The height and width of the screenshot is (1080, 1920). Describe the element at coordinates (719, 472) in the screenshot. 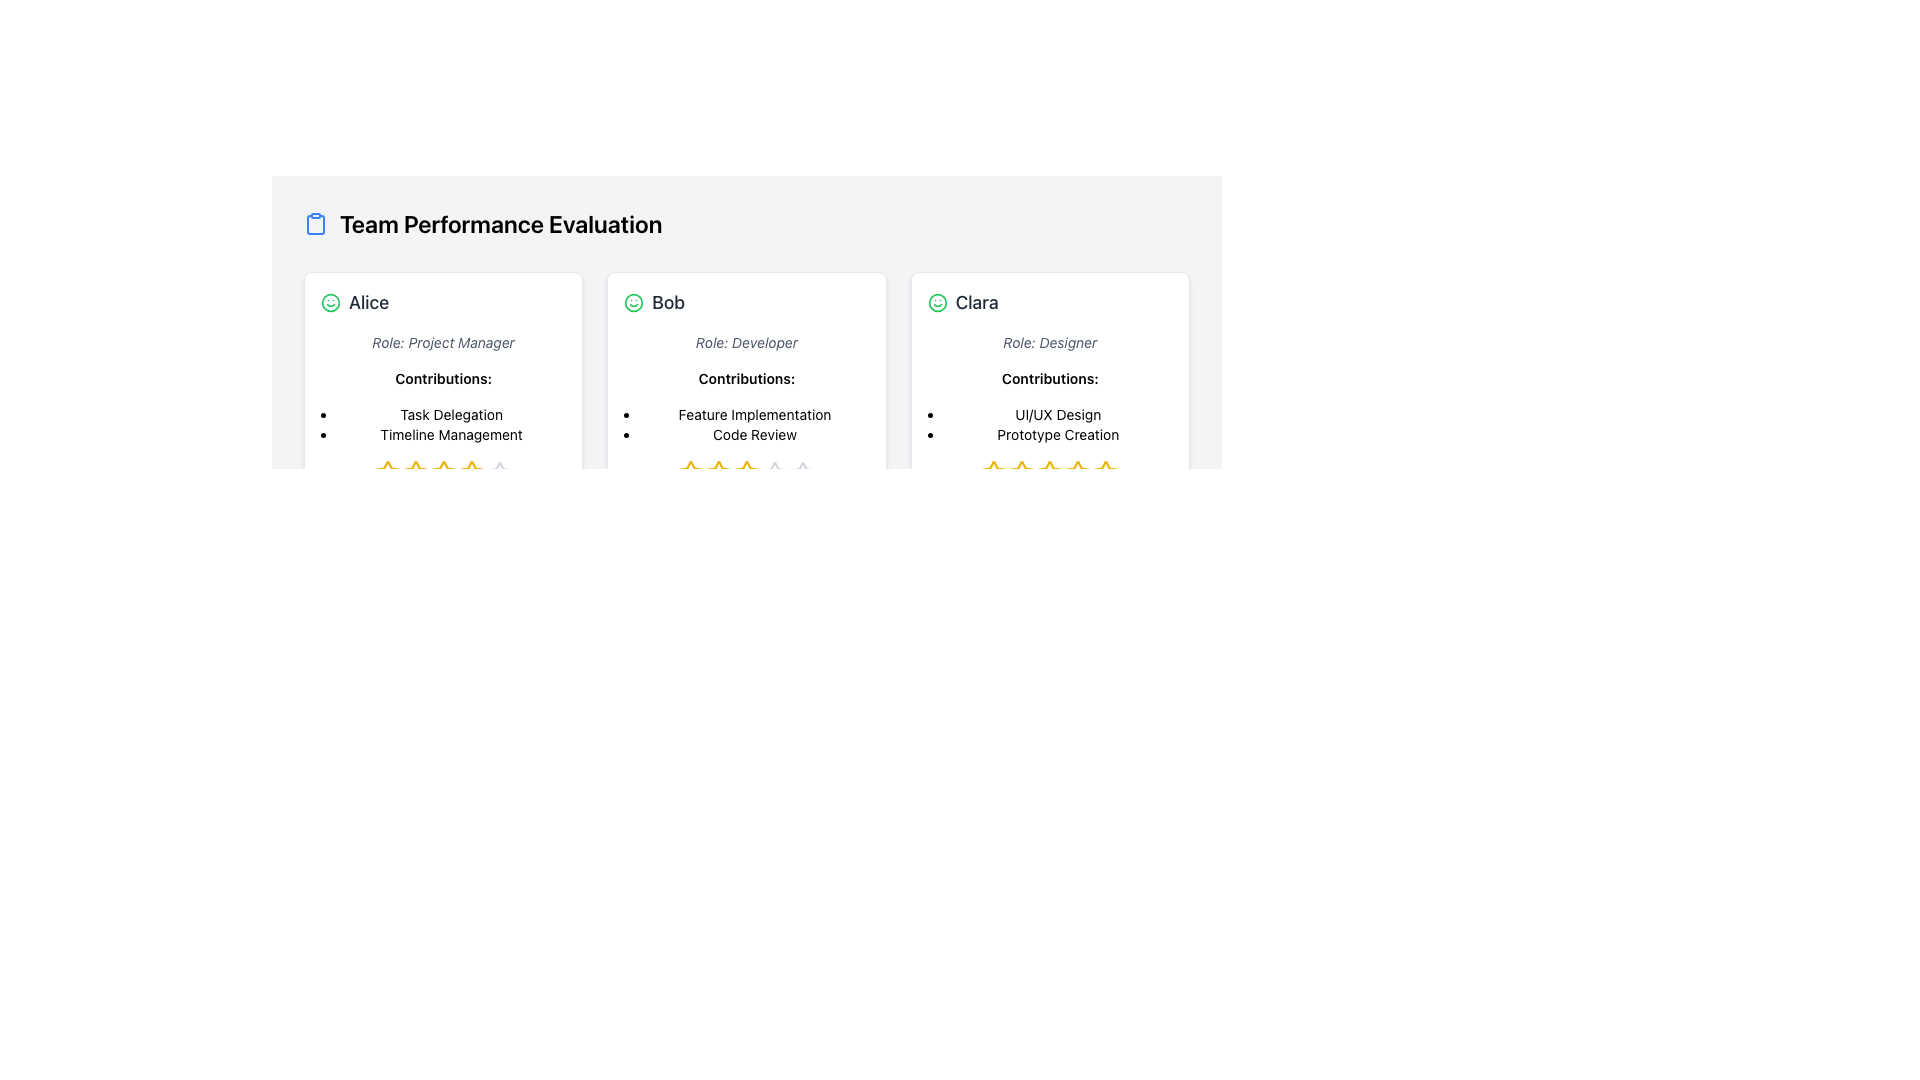

I see `the third star icon in the rating system under Bob's profile card in the team performance evaluation section` at that location.